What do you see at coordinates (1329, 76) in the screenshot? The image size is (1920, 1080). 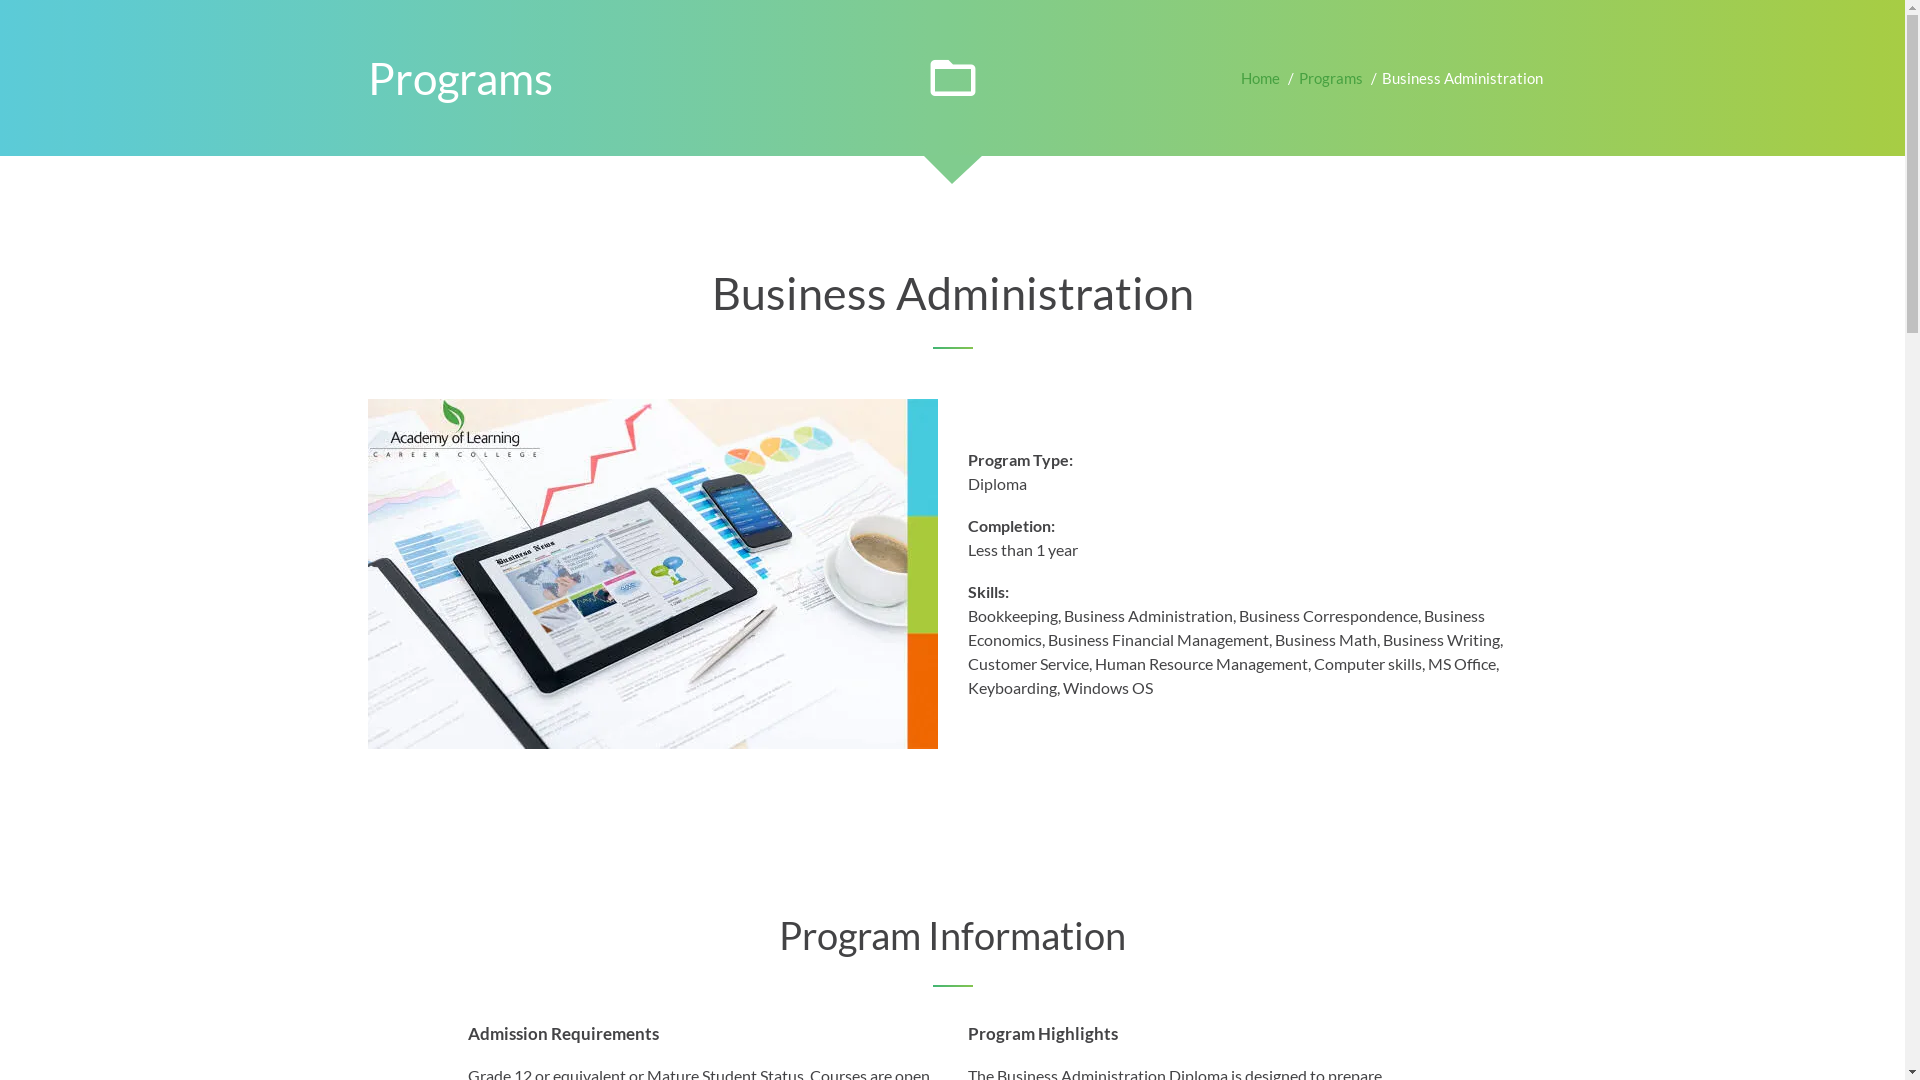 I see `'Programs'` at bounding box center [1329, 76].